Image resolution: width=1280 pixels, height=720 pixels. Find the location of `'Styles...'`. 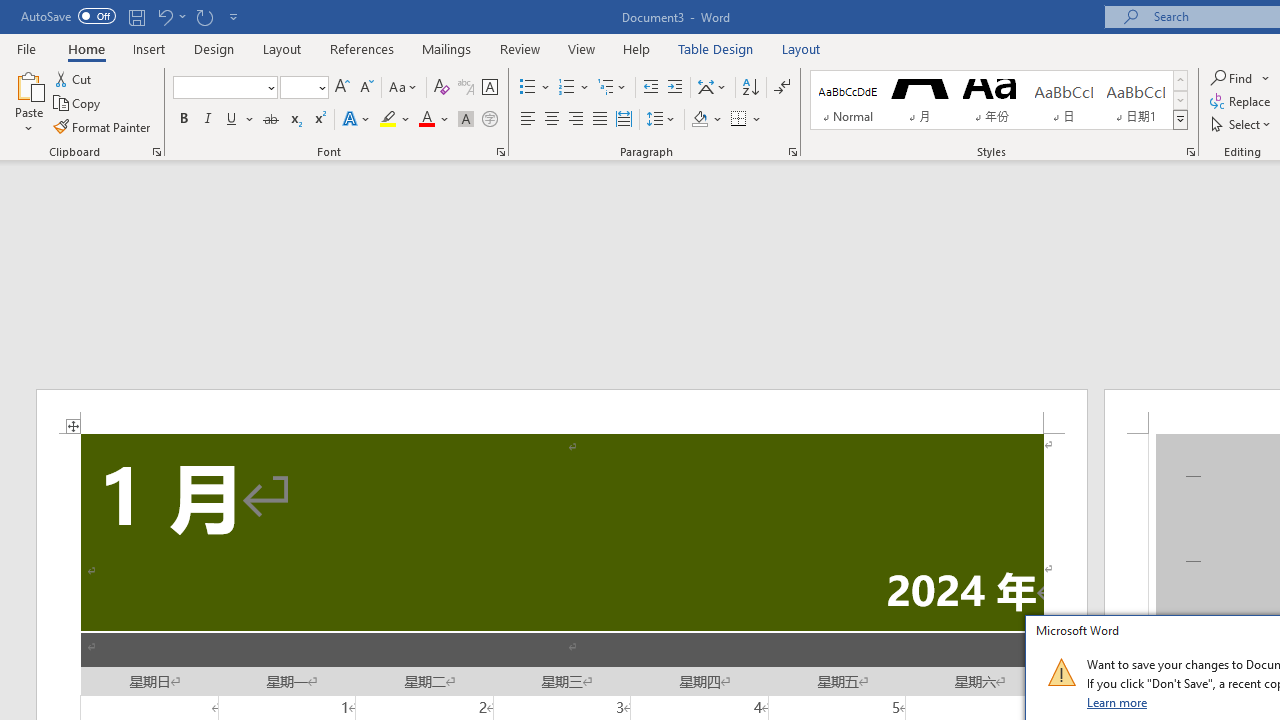

'Styles...' is located at coordinates (1191, 150).